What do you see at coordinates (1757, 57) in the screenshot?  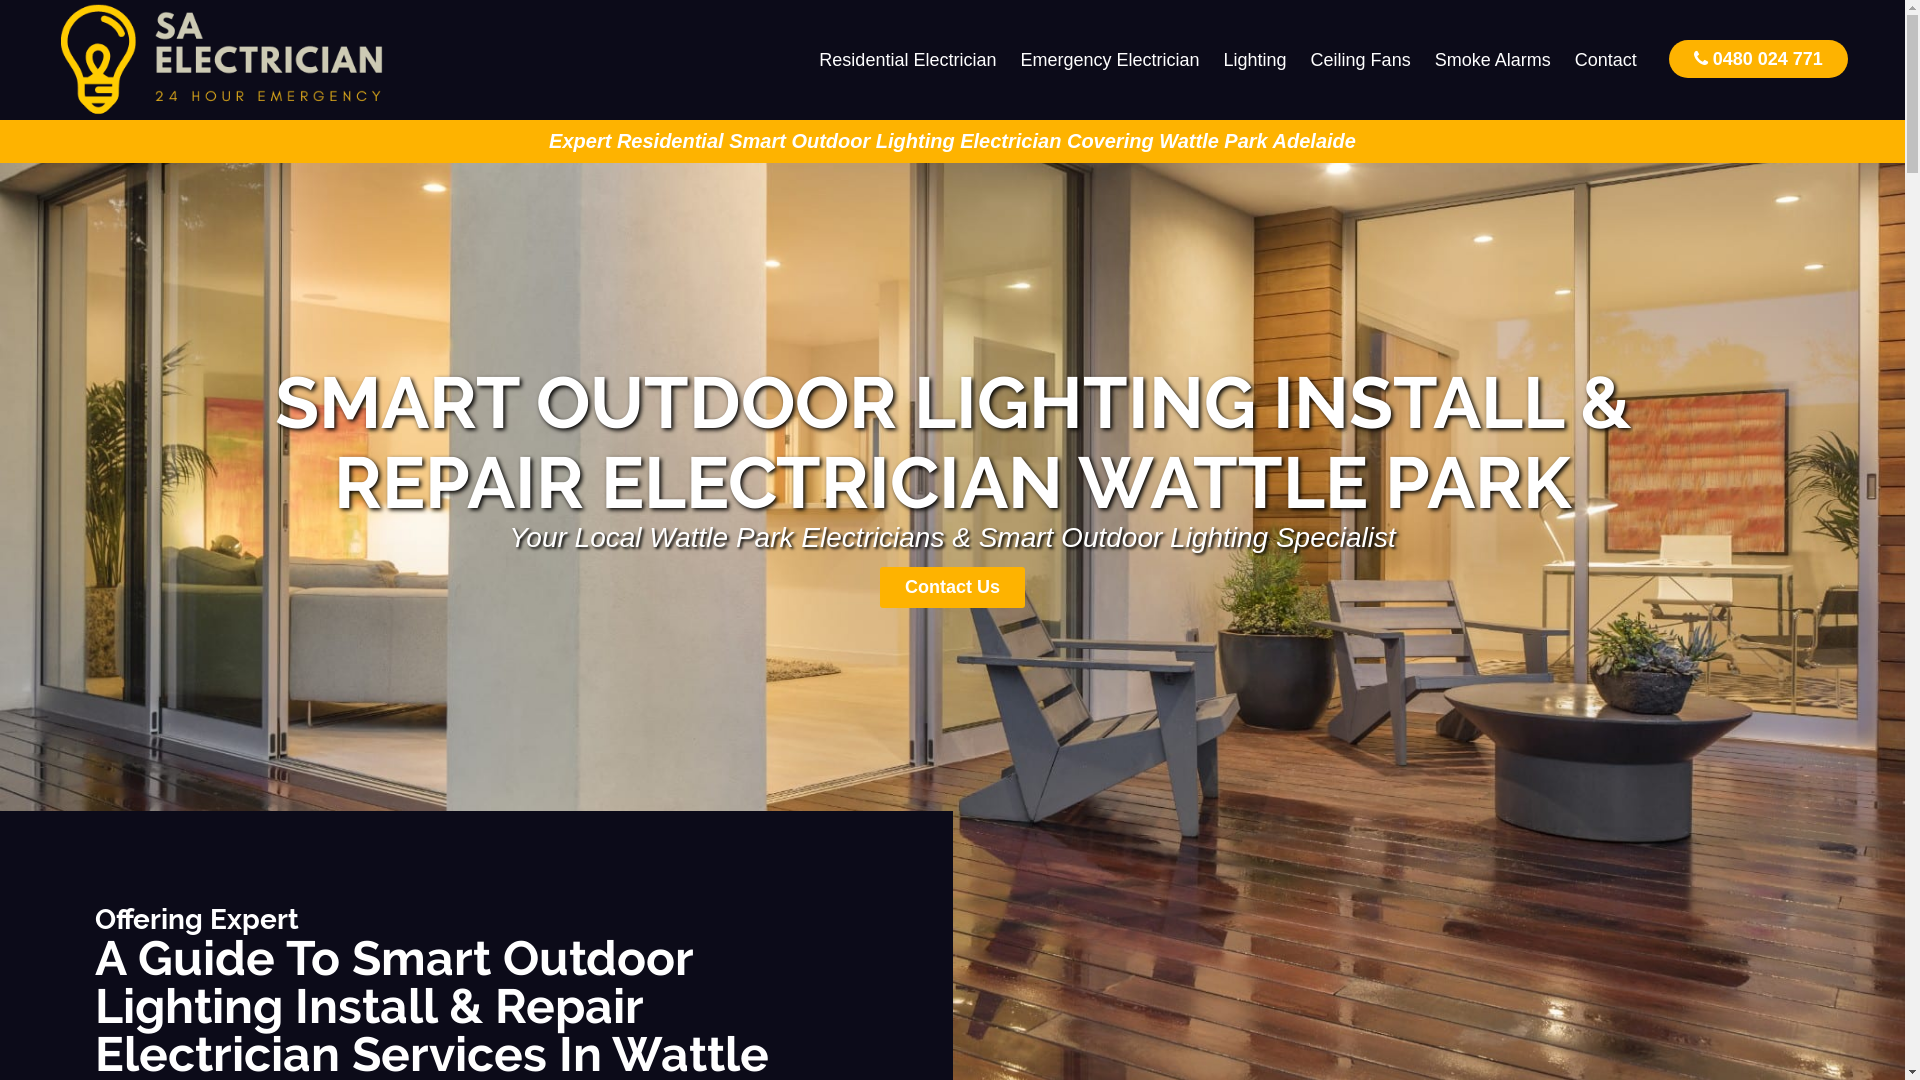 I see `'0480 024 771'` at bounding box center [1757, 57].